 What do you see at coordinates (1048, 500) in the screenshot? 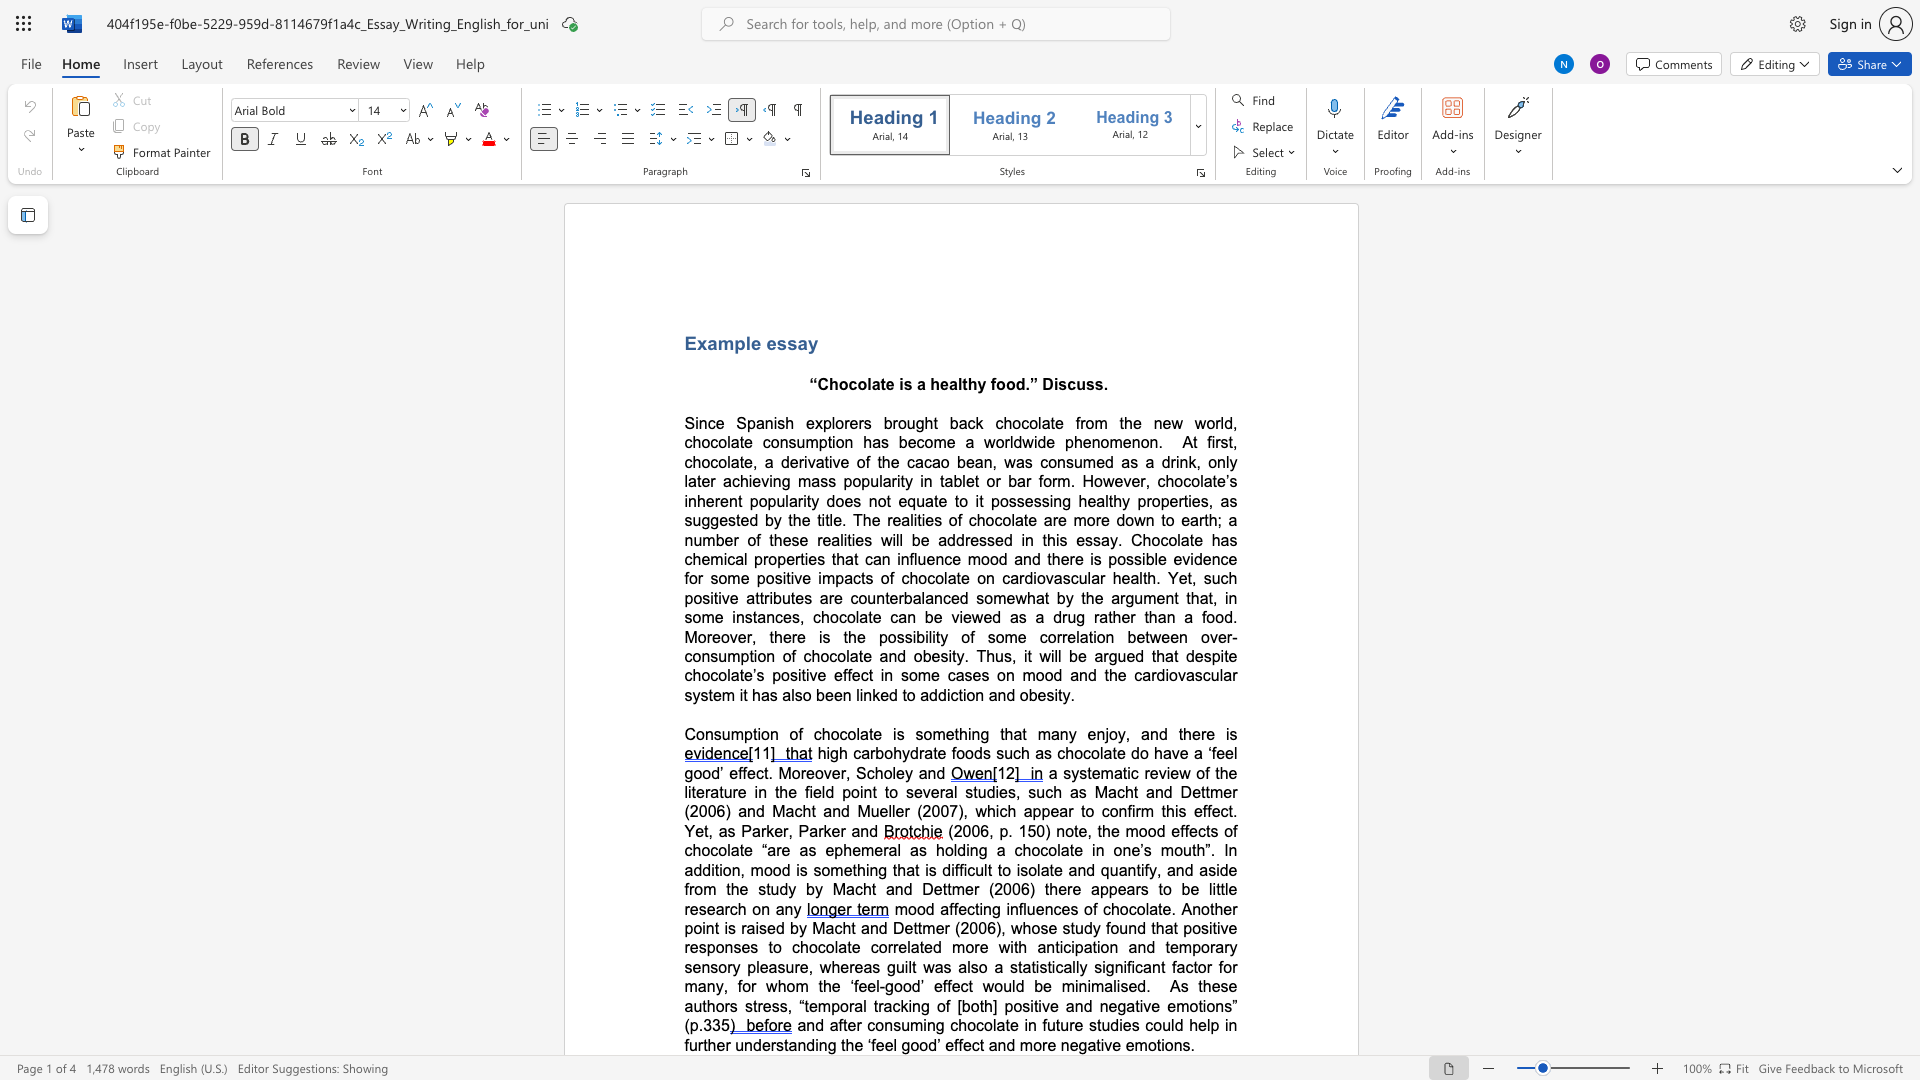
I see `the subset text "ing" within the text "possessing"` at bounding box center [1048, 500].